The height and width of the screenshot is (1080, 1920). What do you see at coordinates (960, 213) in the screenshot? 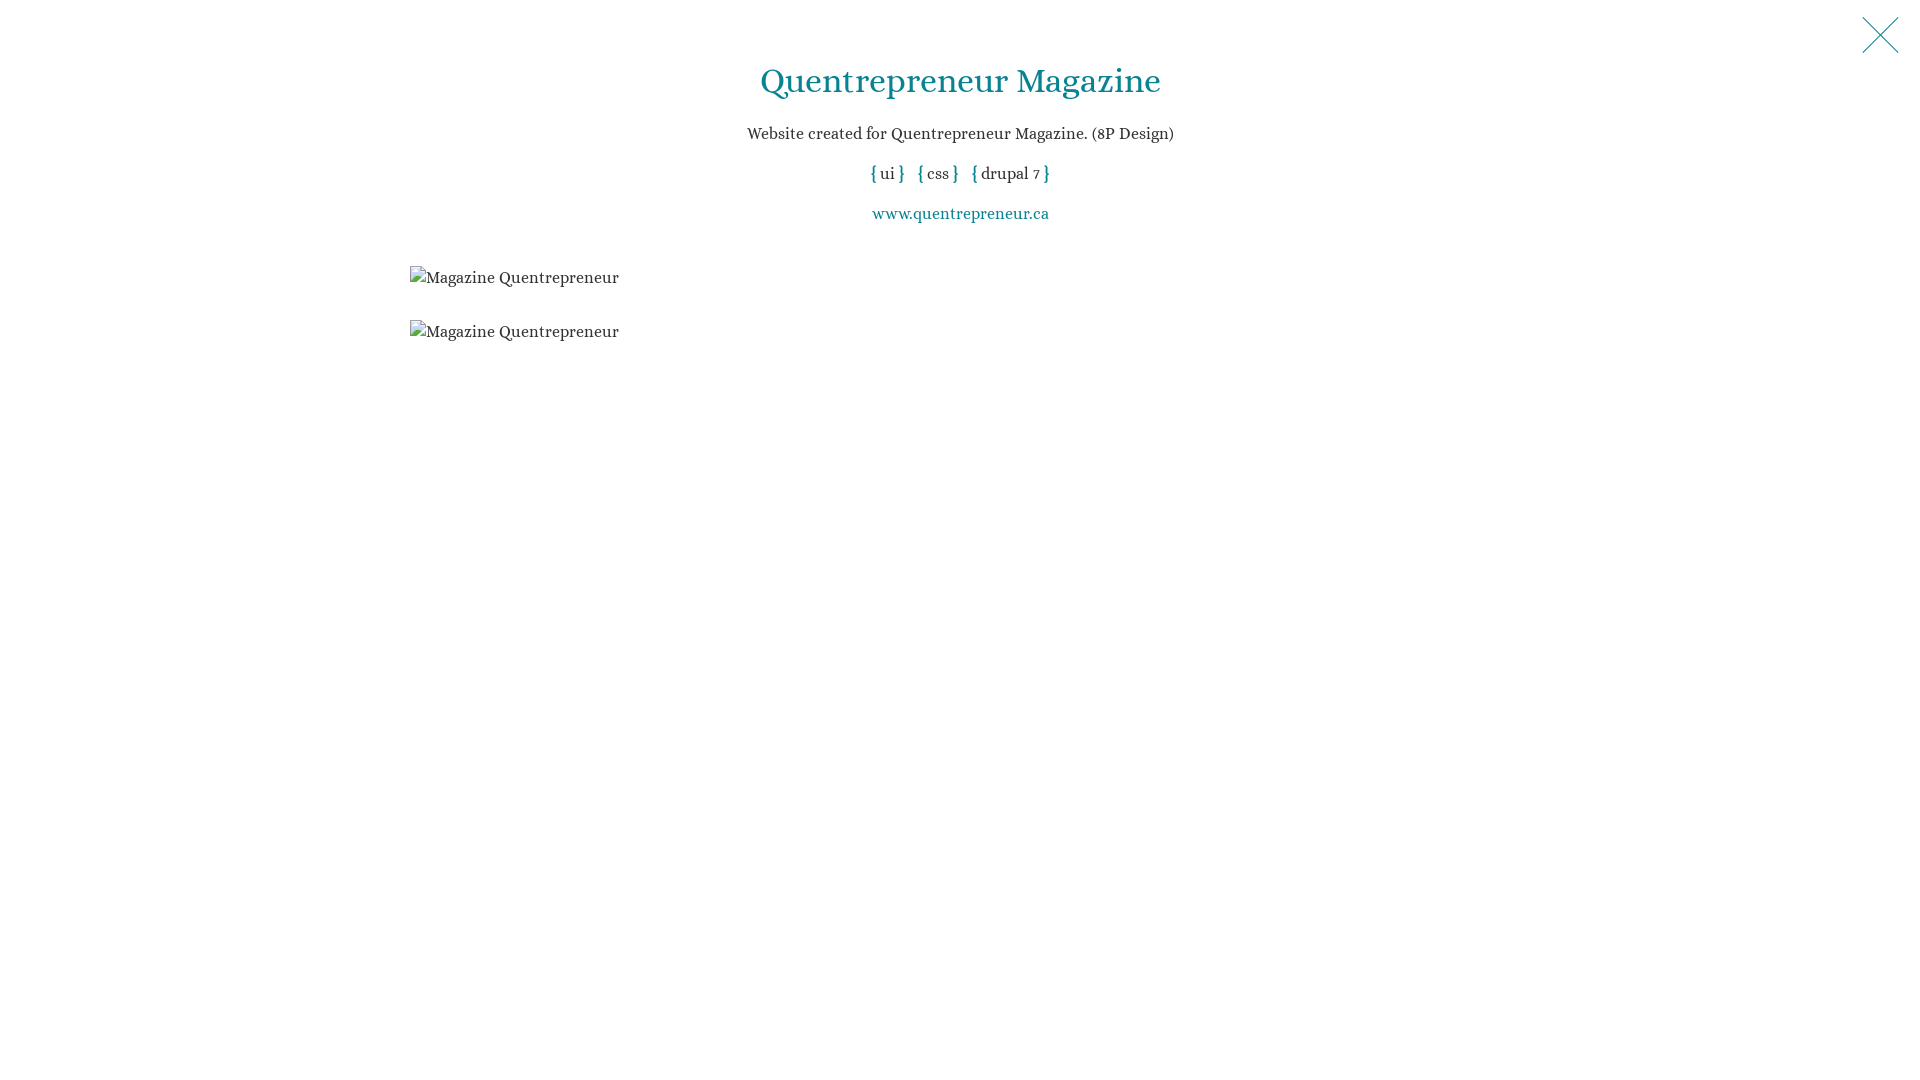
I see `'www.quentrepreneur.ca'` at bounding box center [960, 213].